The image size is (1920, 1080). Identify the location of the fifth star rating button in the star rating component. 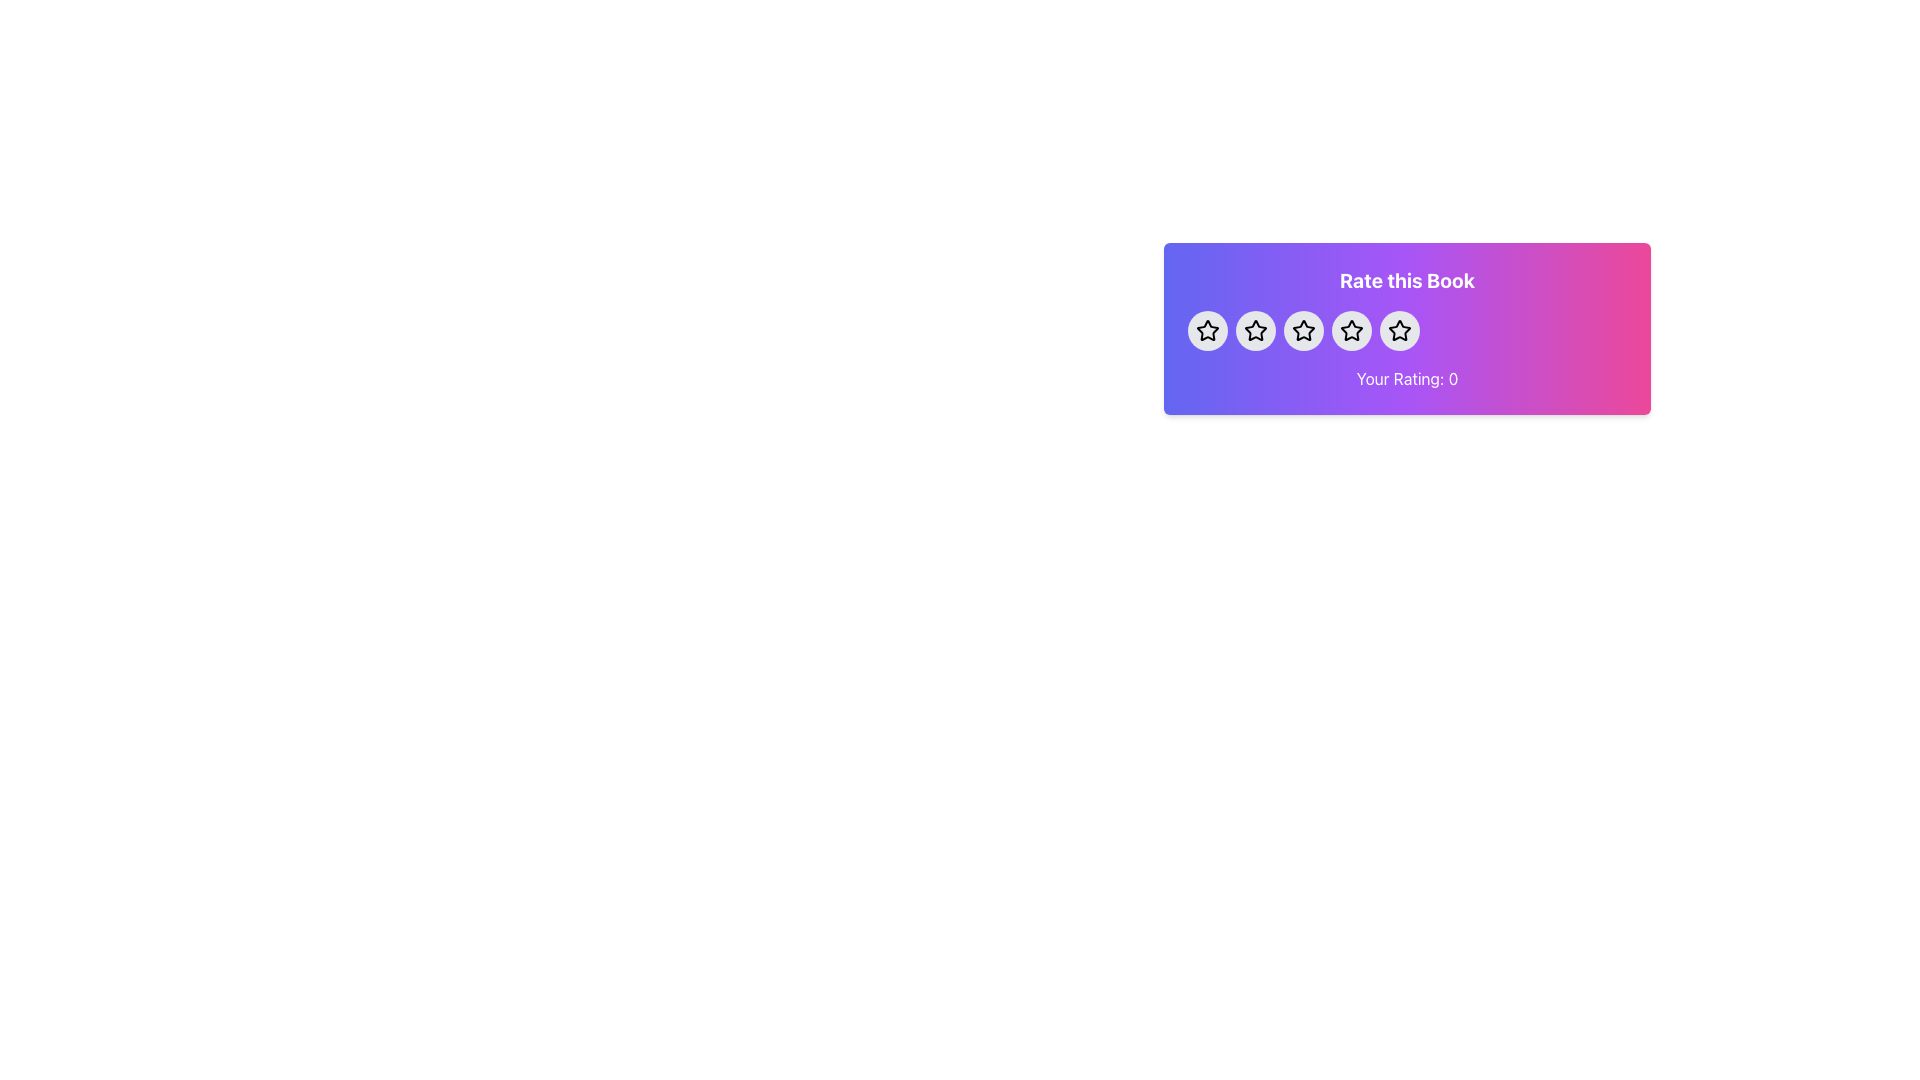
(1399, 330).